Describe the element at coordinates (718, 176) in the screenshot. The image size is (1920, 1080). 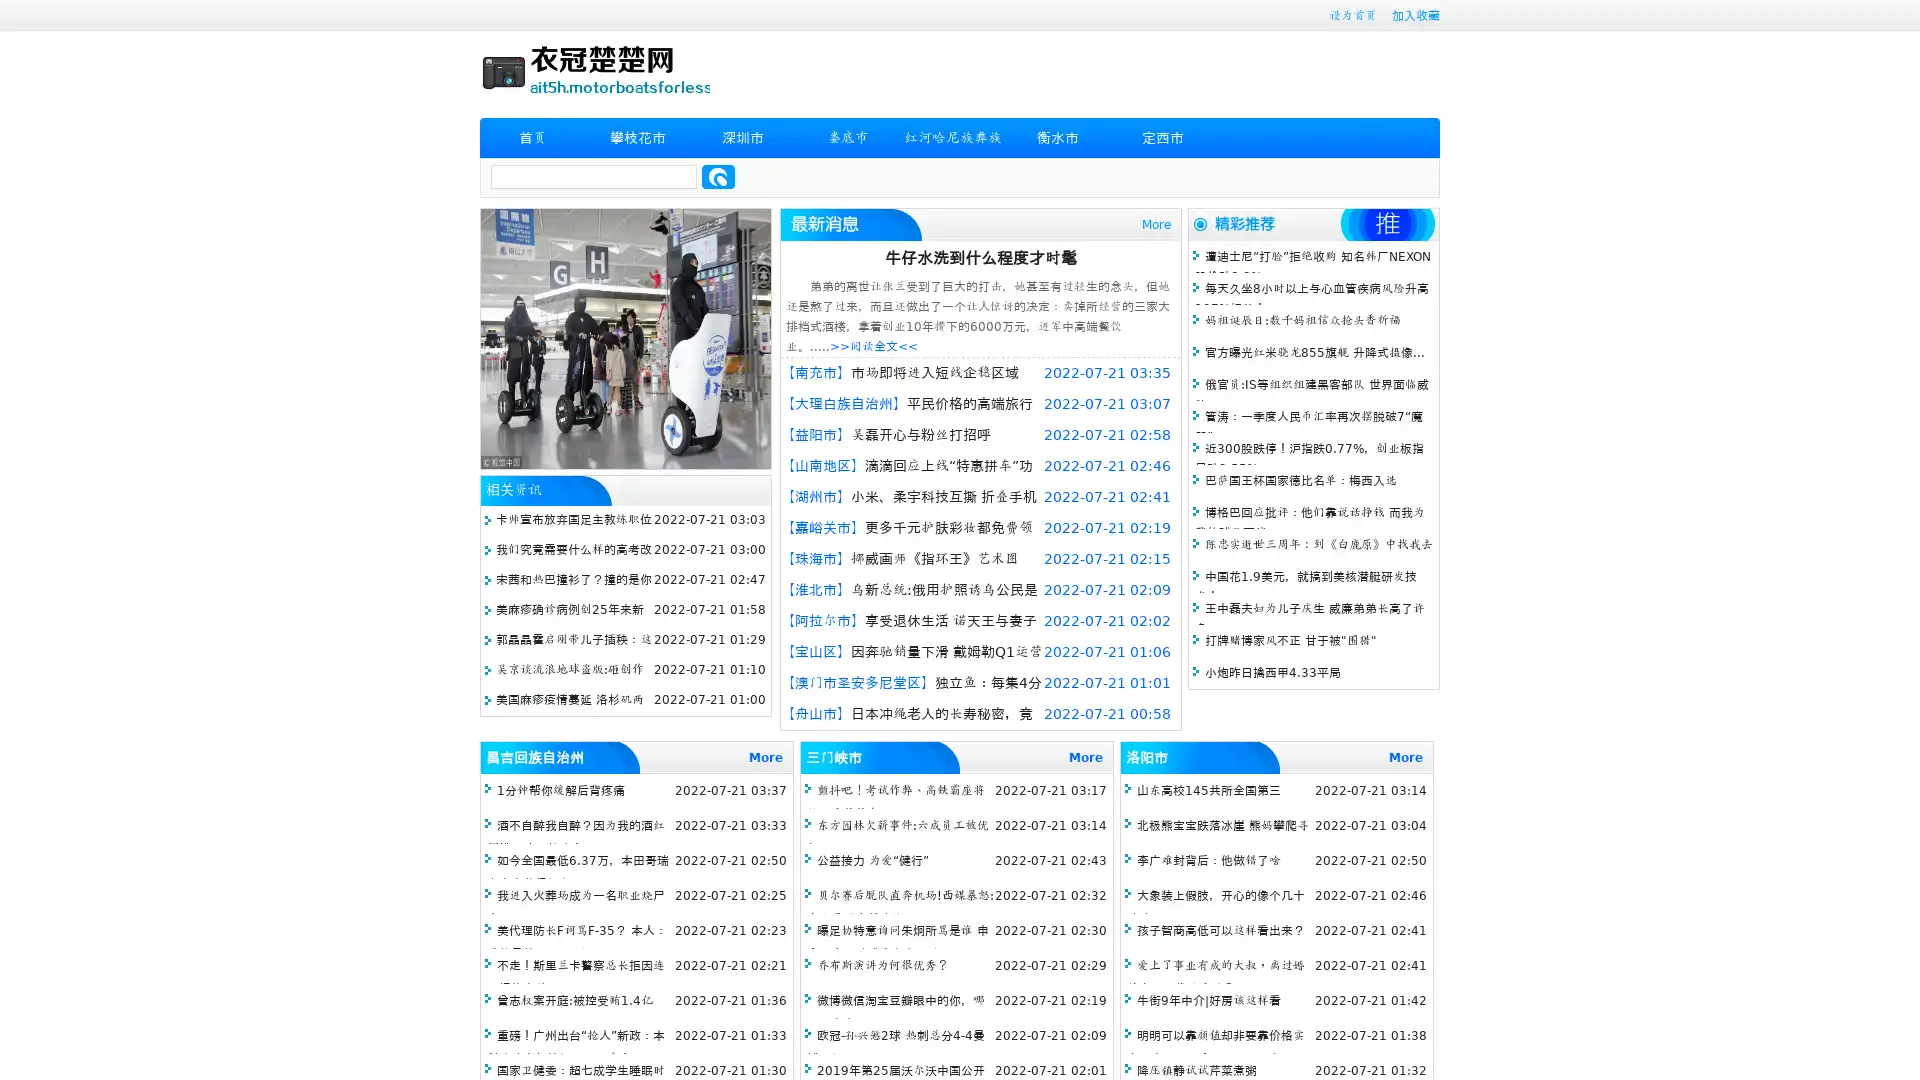
I see `Search` at that location.